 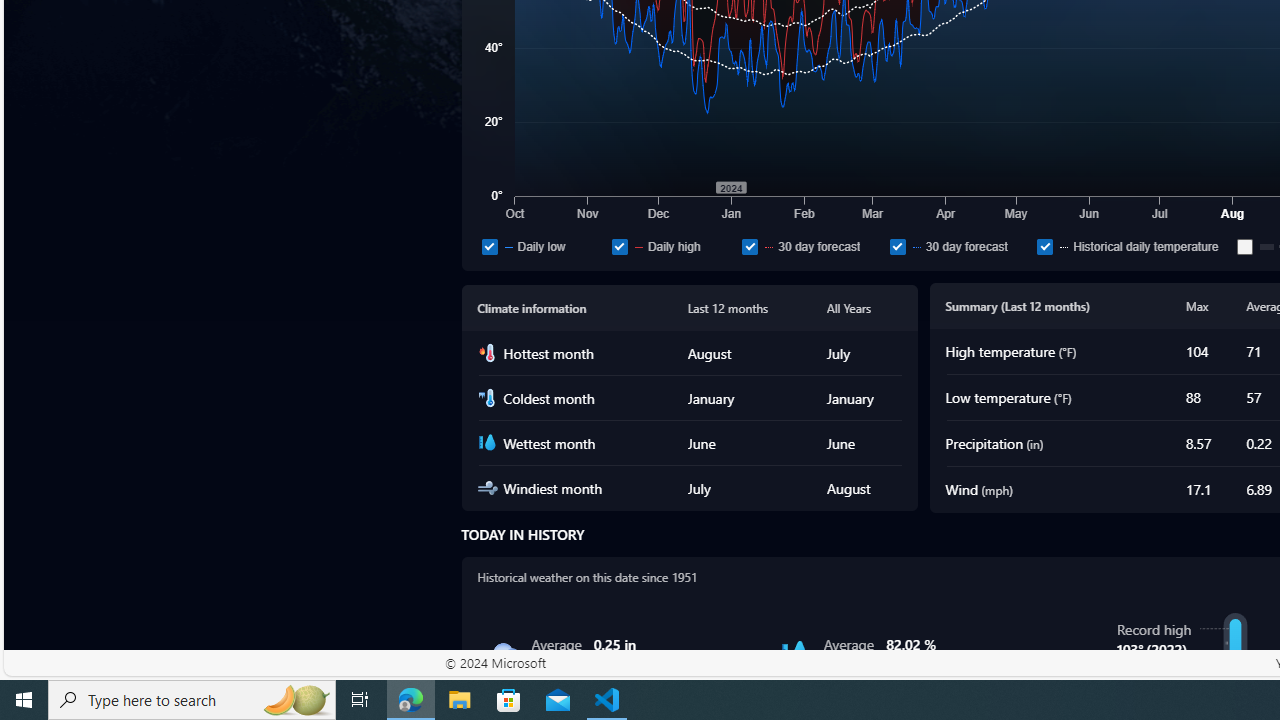 What do you see at coordinates (618, 245) in the screenshot?
I see `'Daily high'` at bounding box center [618, 245].